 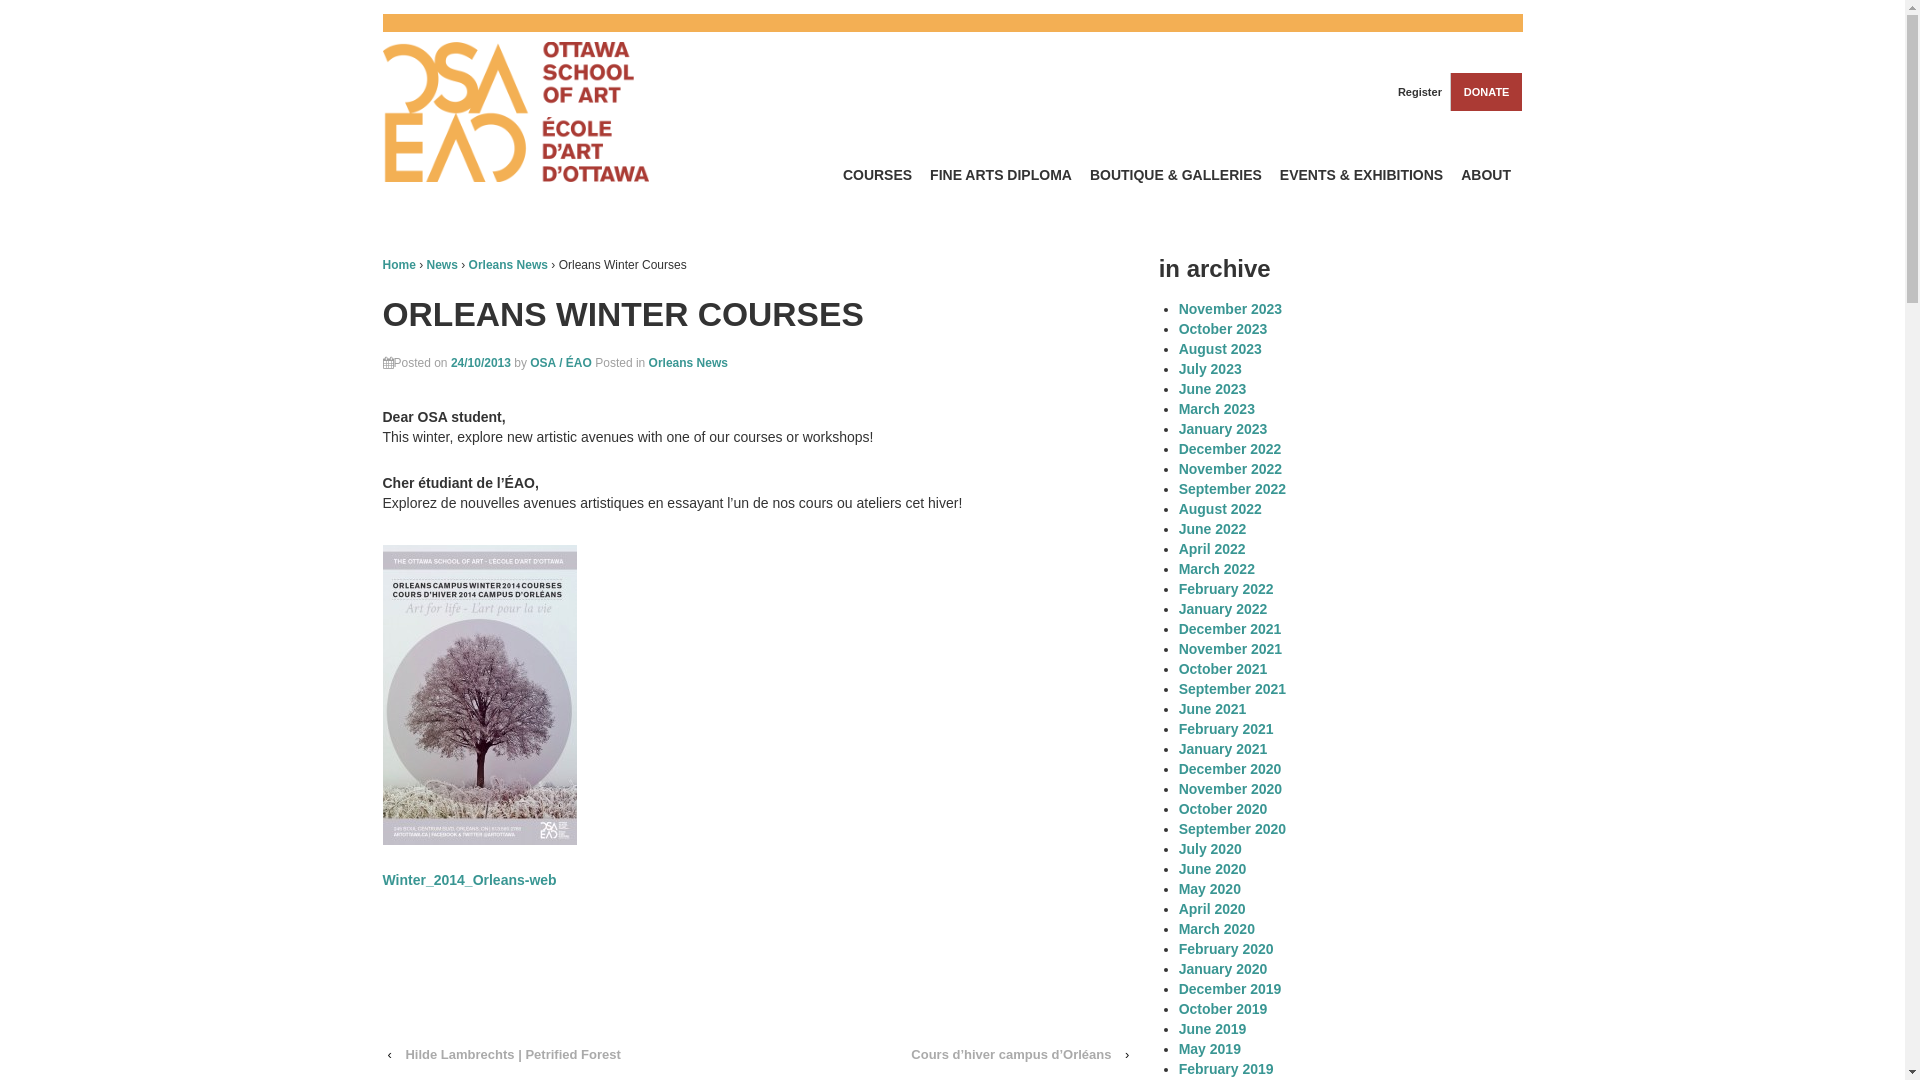 What do you see at coordinates (1486, 92) in the screenshot?
I see `'DONATE'` at bounding box center [1486, 92].